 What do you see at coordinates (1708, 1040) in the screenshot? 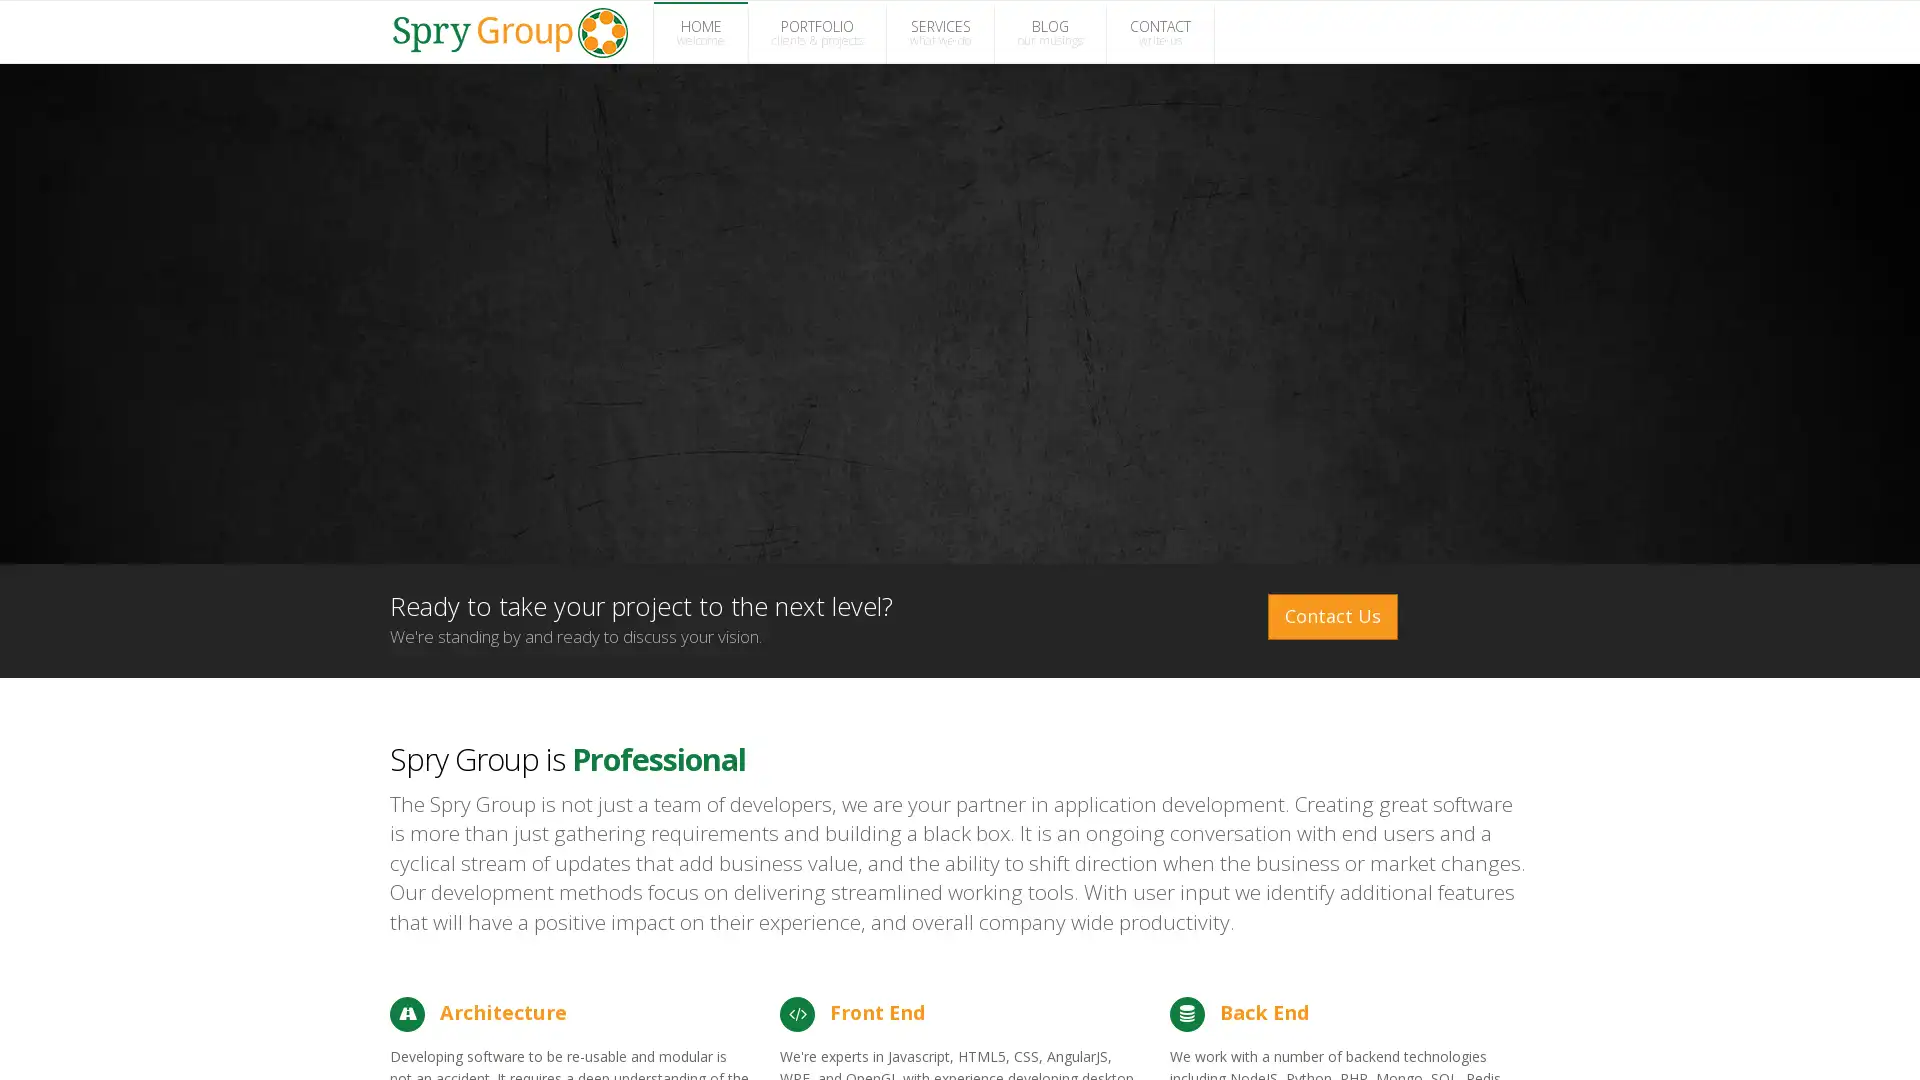
I see `Schedule` at bounding box center [1708, 1040].